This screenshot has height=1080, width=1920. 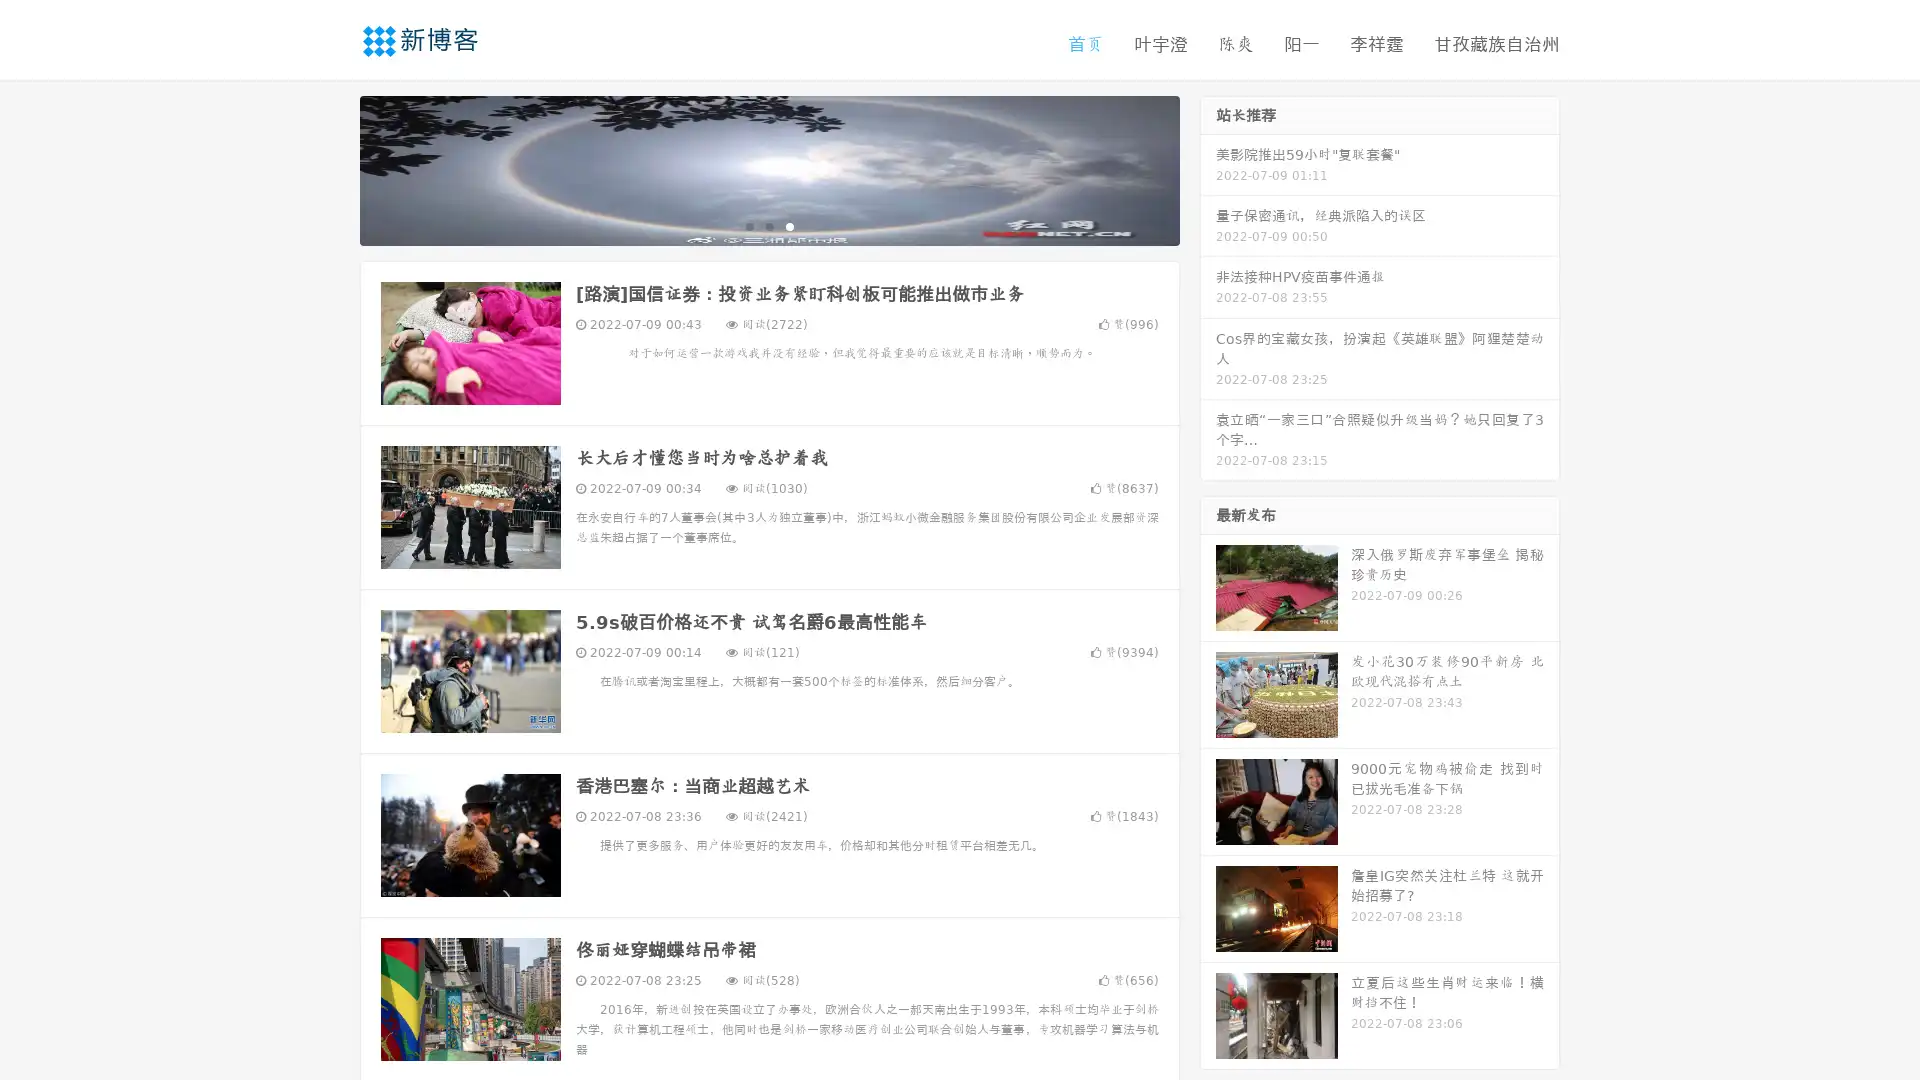 What do you see at coordinates (1208, 168) in the screenshot?
I see `Next slide` at bounding box center [1208, 168].